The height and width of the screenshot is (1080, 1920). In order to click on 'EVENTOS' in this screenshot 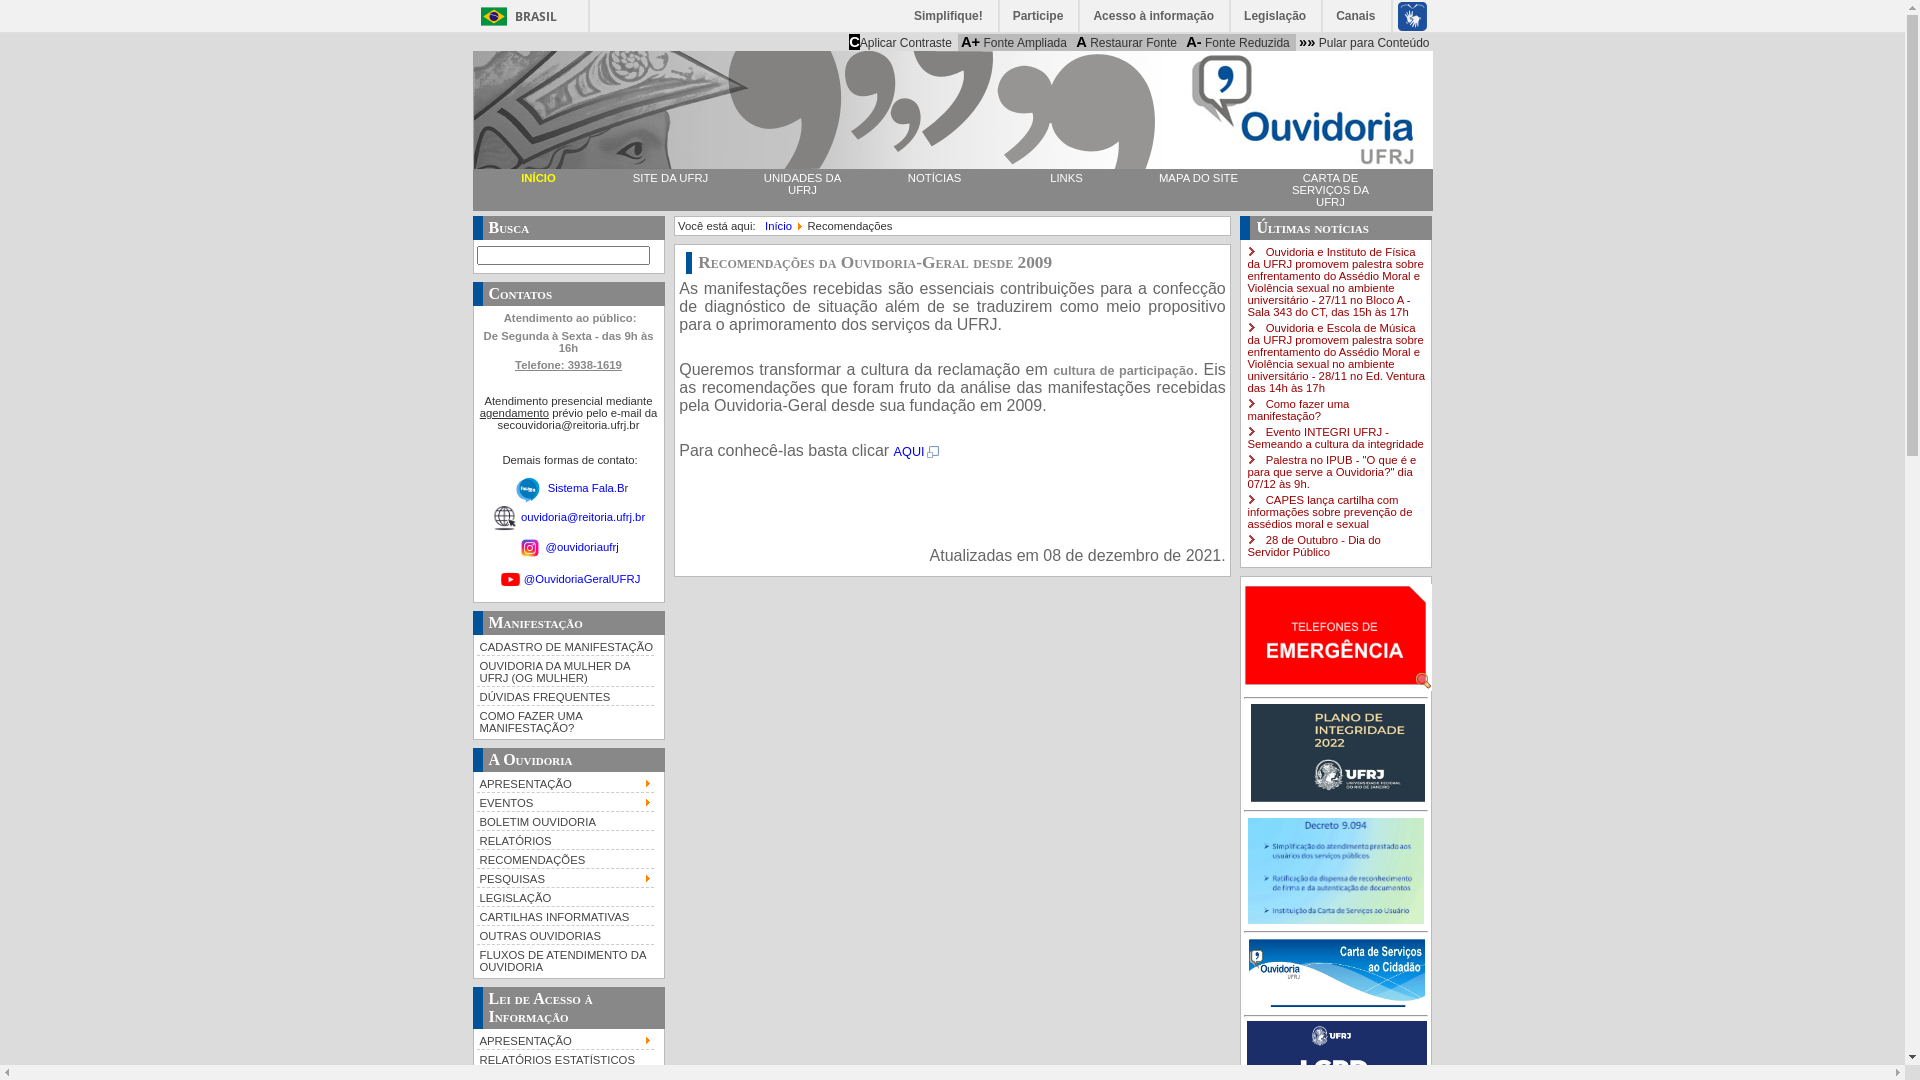, I will do `click(474, 800)`.